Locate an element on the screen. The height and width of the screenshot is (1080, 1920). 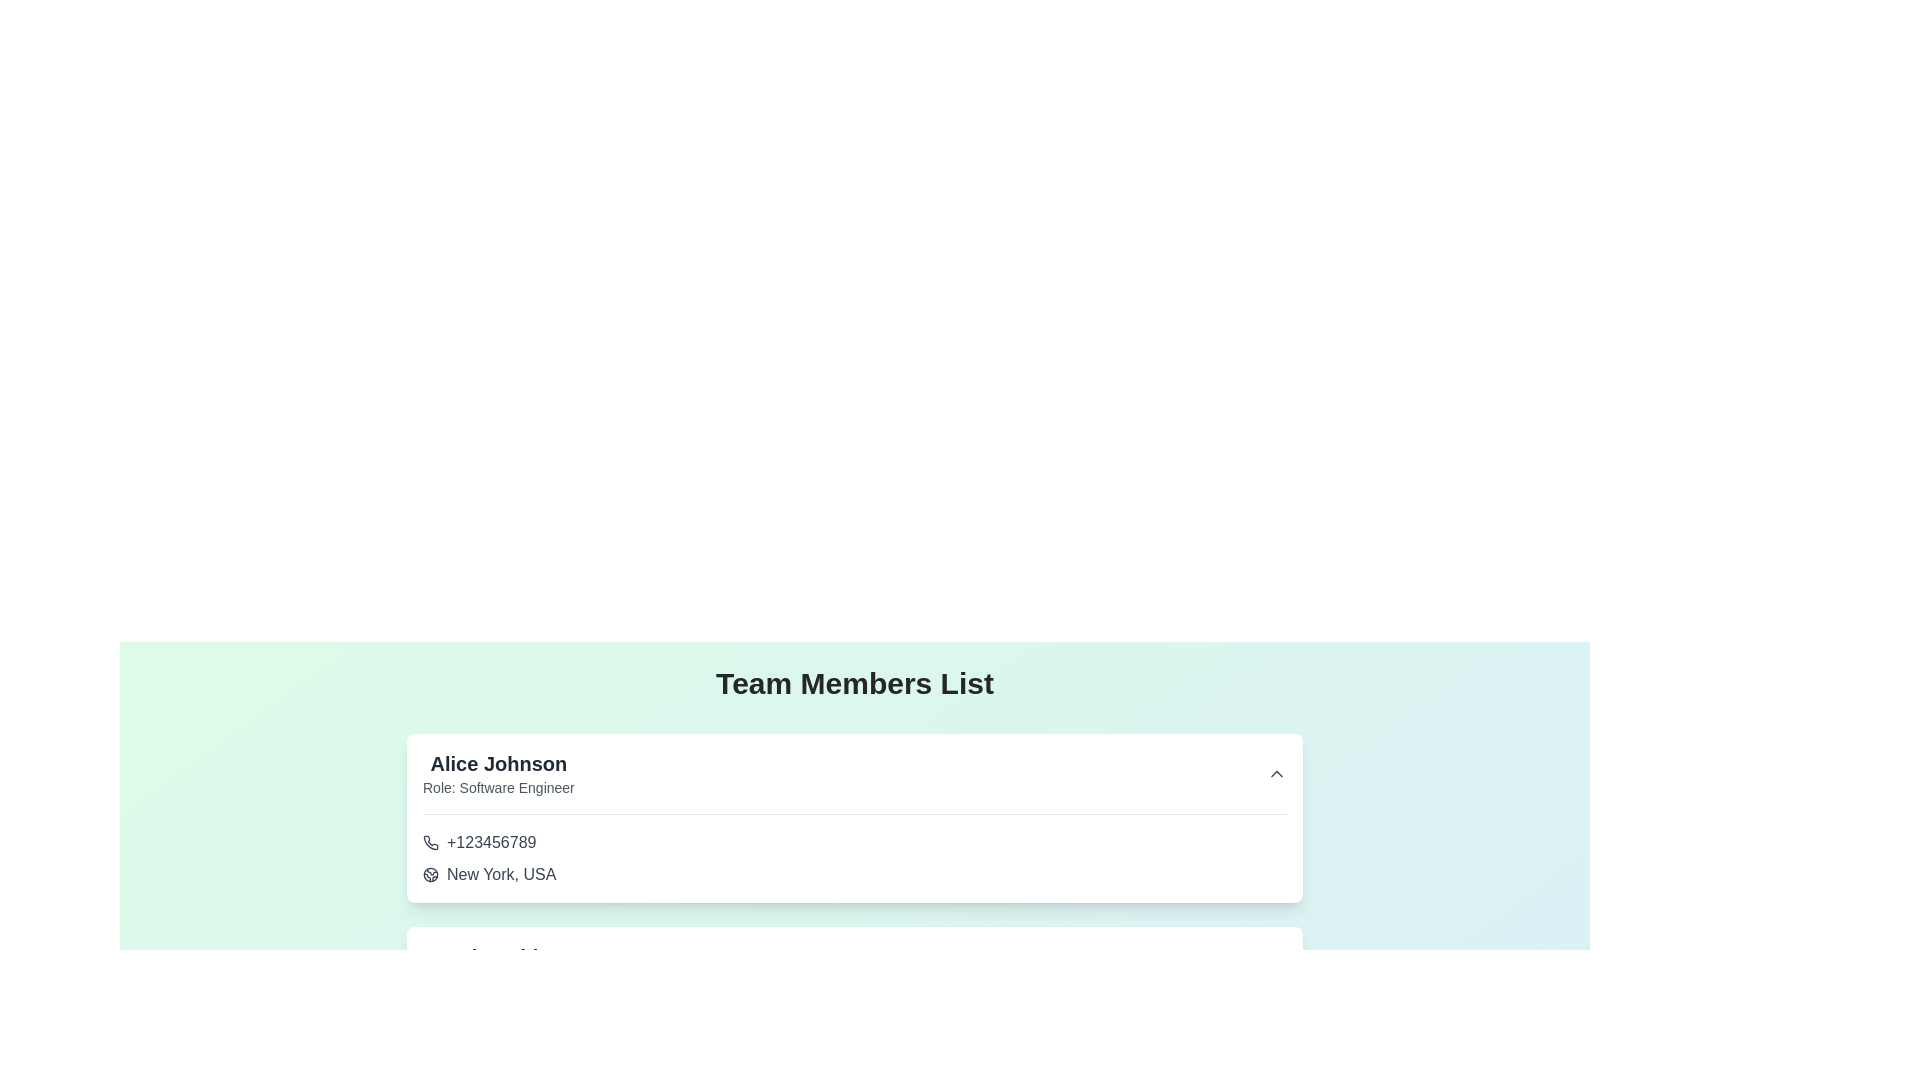
the 'Alice Johnson' text display element, which is prominently styled in bold and larger font, located at the top of a white card containing member details is located at coordinates (498, 763).